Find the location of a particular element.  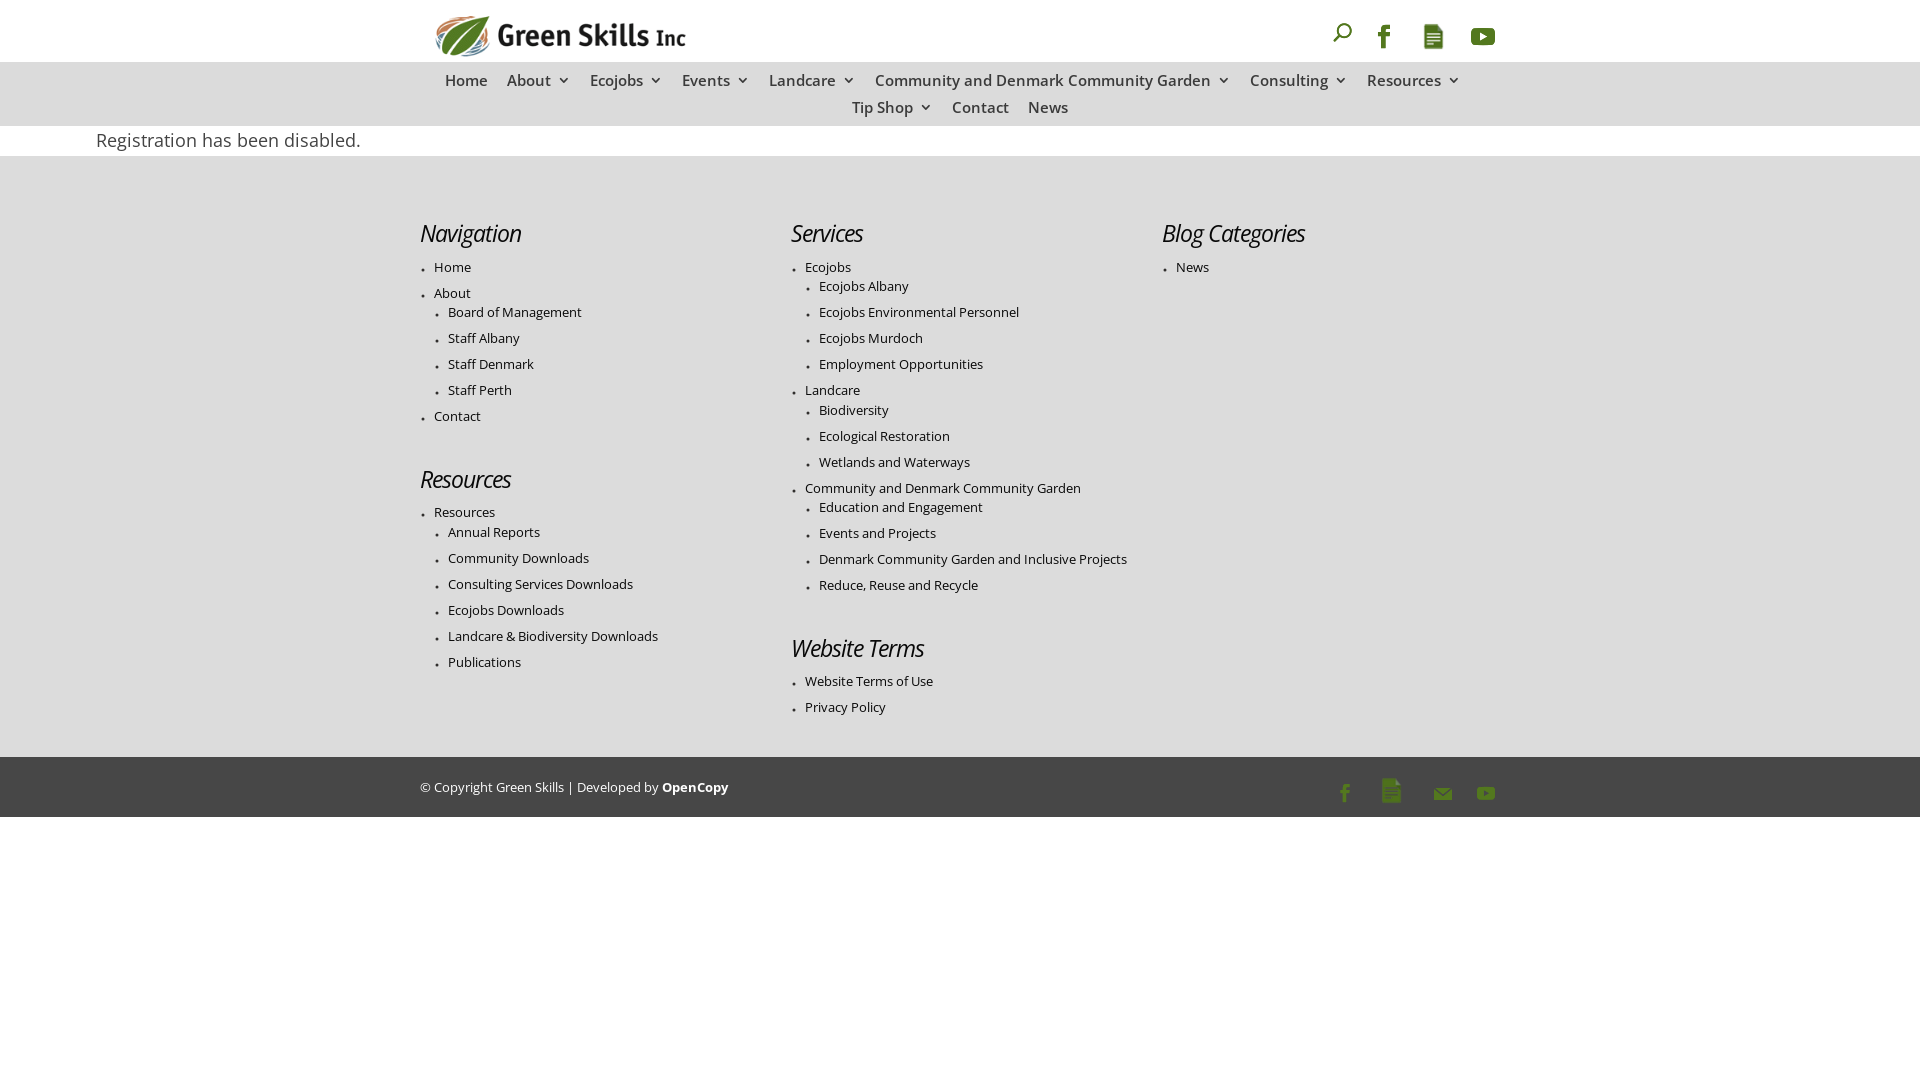

'Ecojobs Albany' is located at coordinates (864, 285).